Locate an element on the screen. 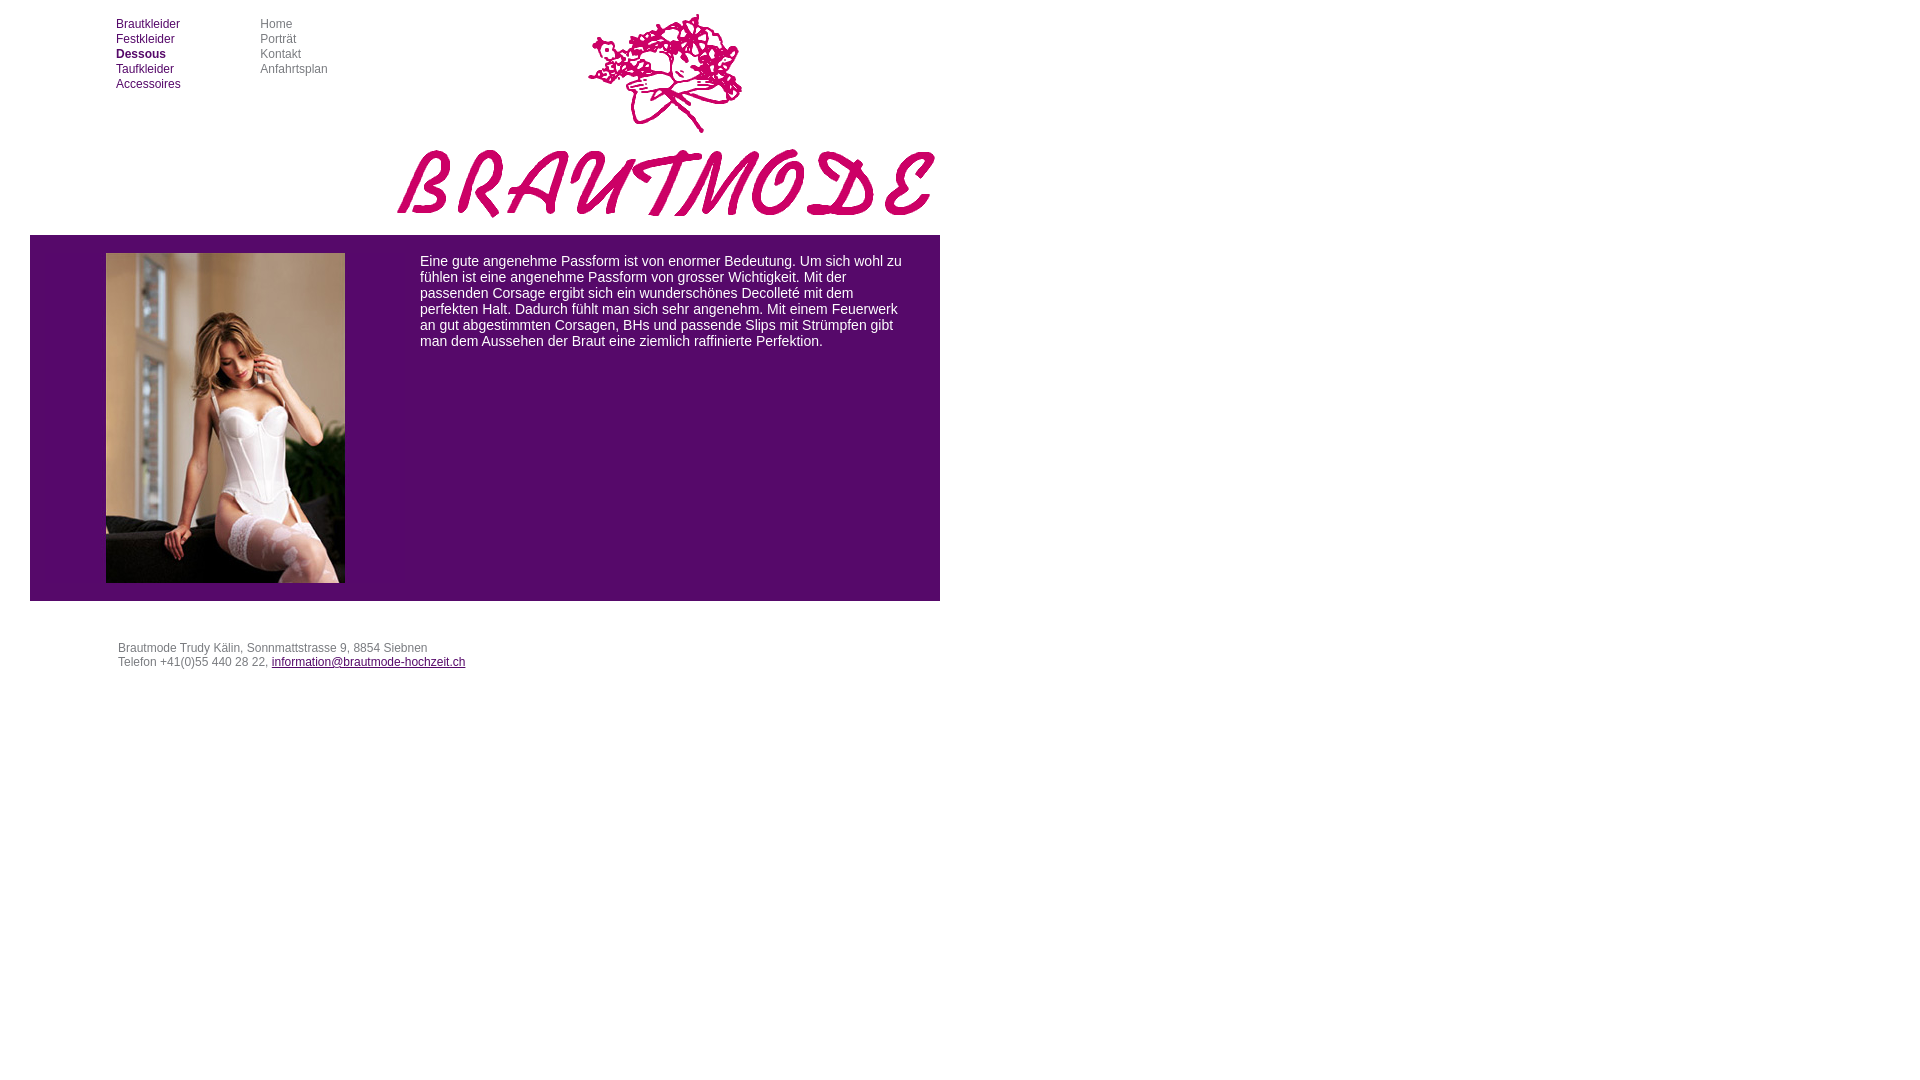 The image size is (1920, 1080). 'Accessoires' is located at coordinates (147, 83).